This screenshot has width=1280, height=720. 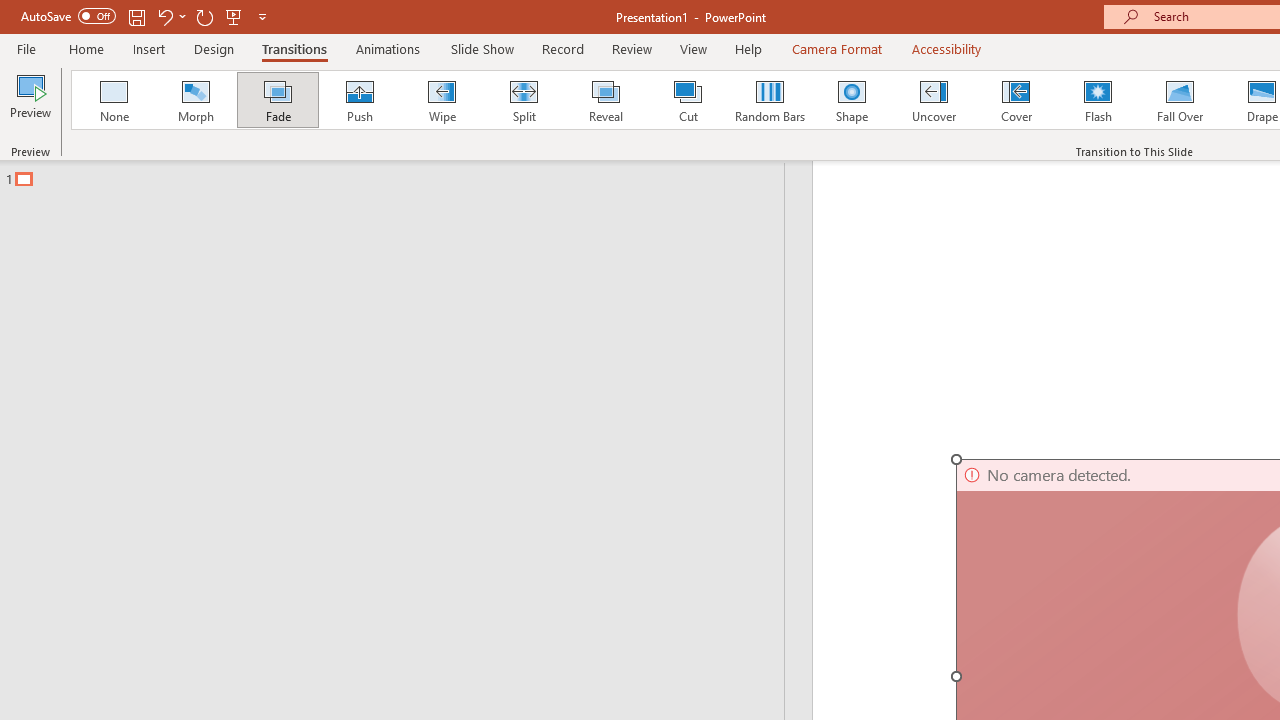 What do you see at coordinates (30, 103) in the screenshot?
I see `'Preview'` at bounding box center [30, 103].